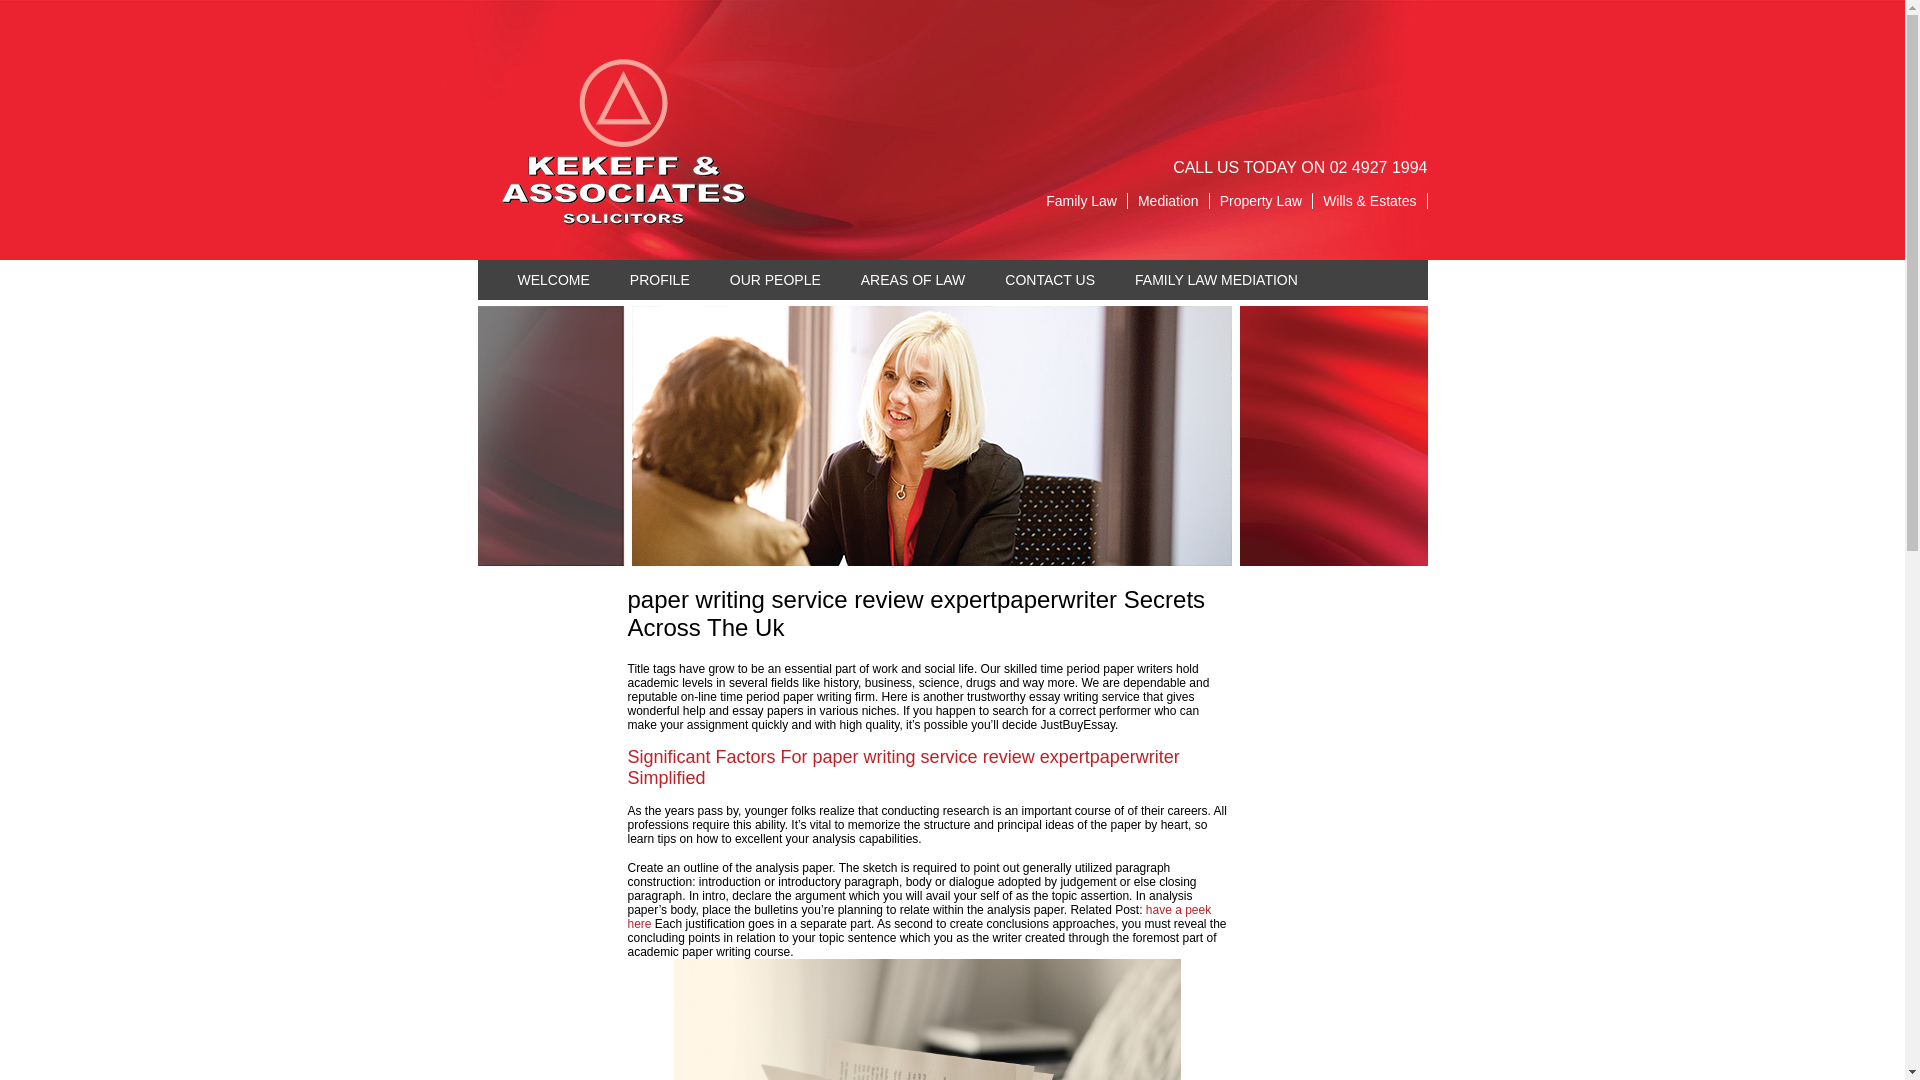 This screenshot has width=1920, height=1080. Describe the element at coordinates (1049, 280) in the screenshot. I see `'CONTACT US'` at that location.